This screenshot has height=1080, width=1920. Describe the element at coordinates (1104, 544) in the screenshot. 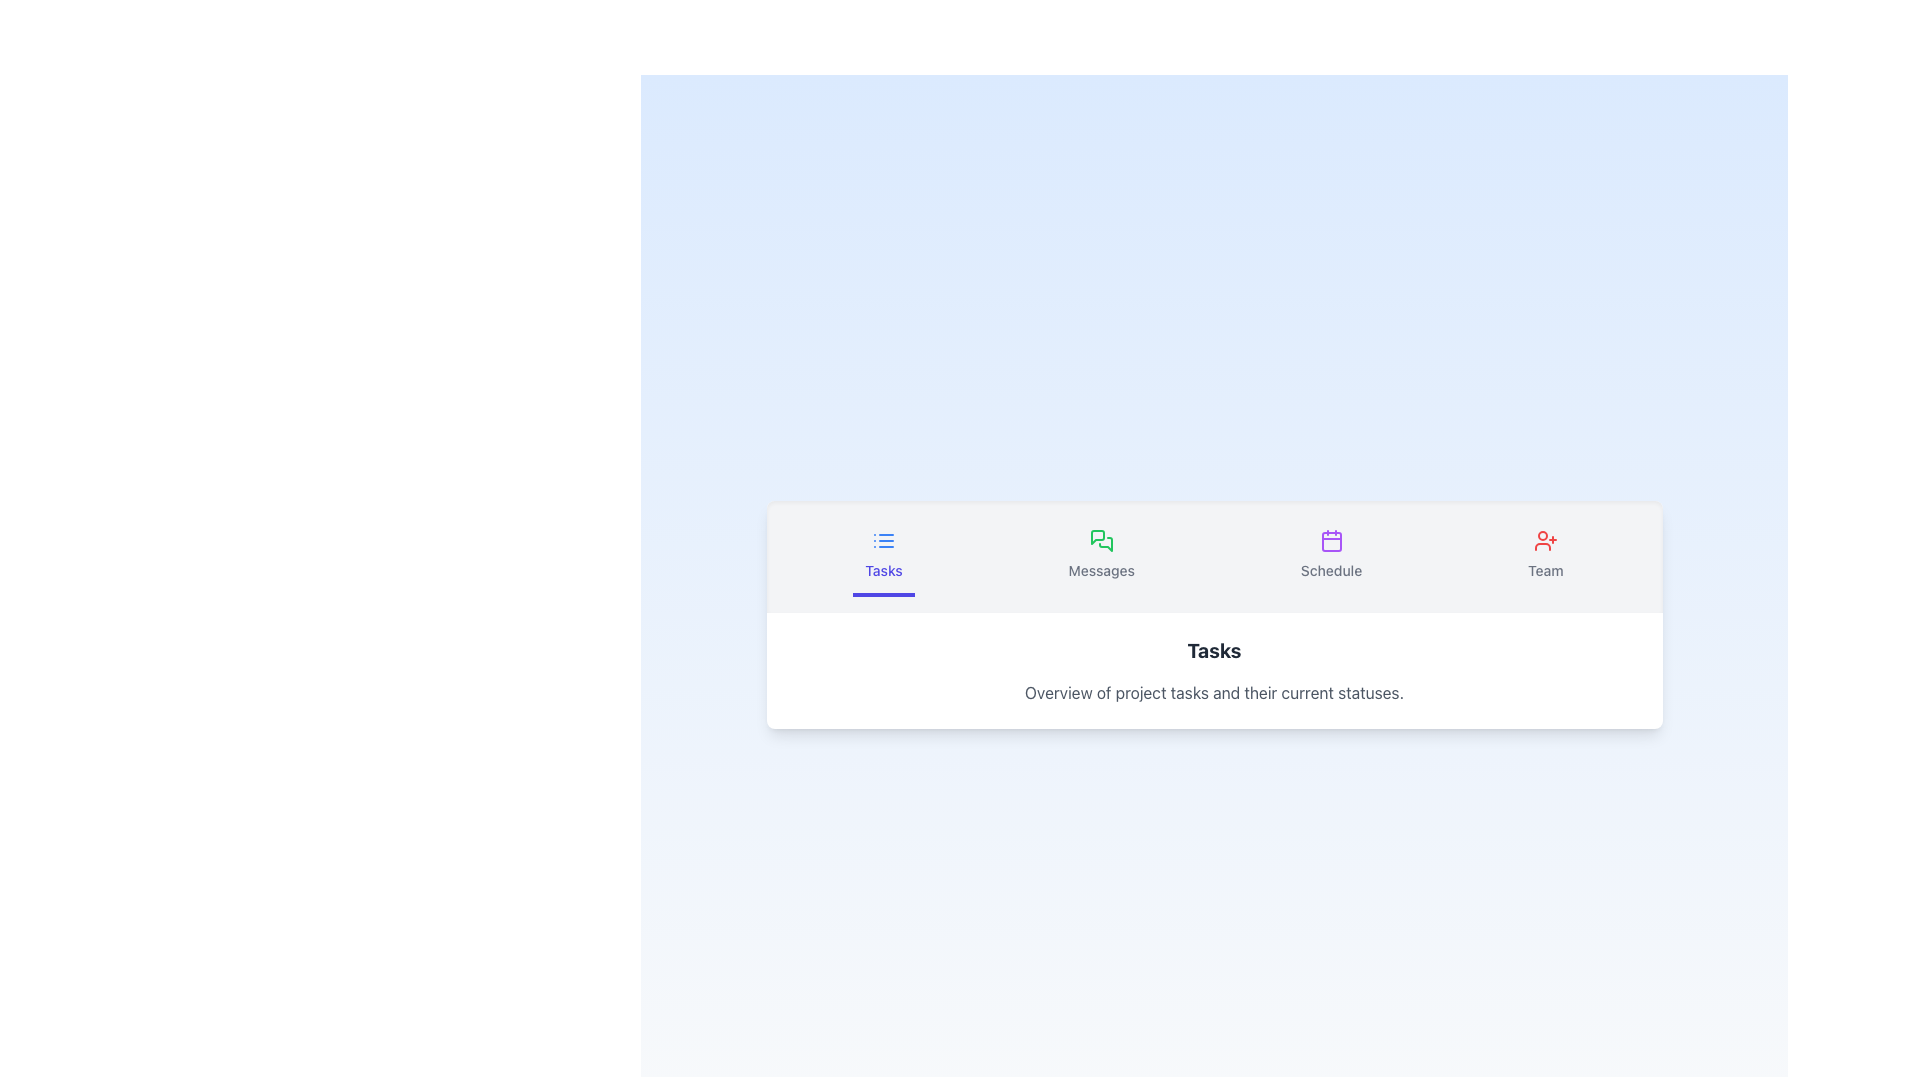

I see `the decorative vector graphic element, which is the right section of a speech bubble icon with a green stroke, positioned above the 'Messages' label in the top navigation bar` at that location.